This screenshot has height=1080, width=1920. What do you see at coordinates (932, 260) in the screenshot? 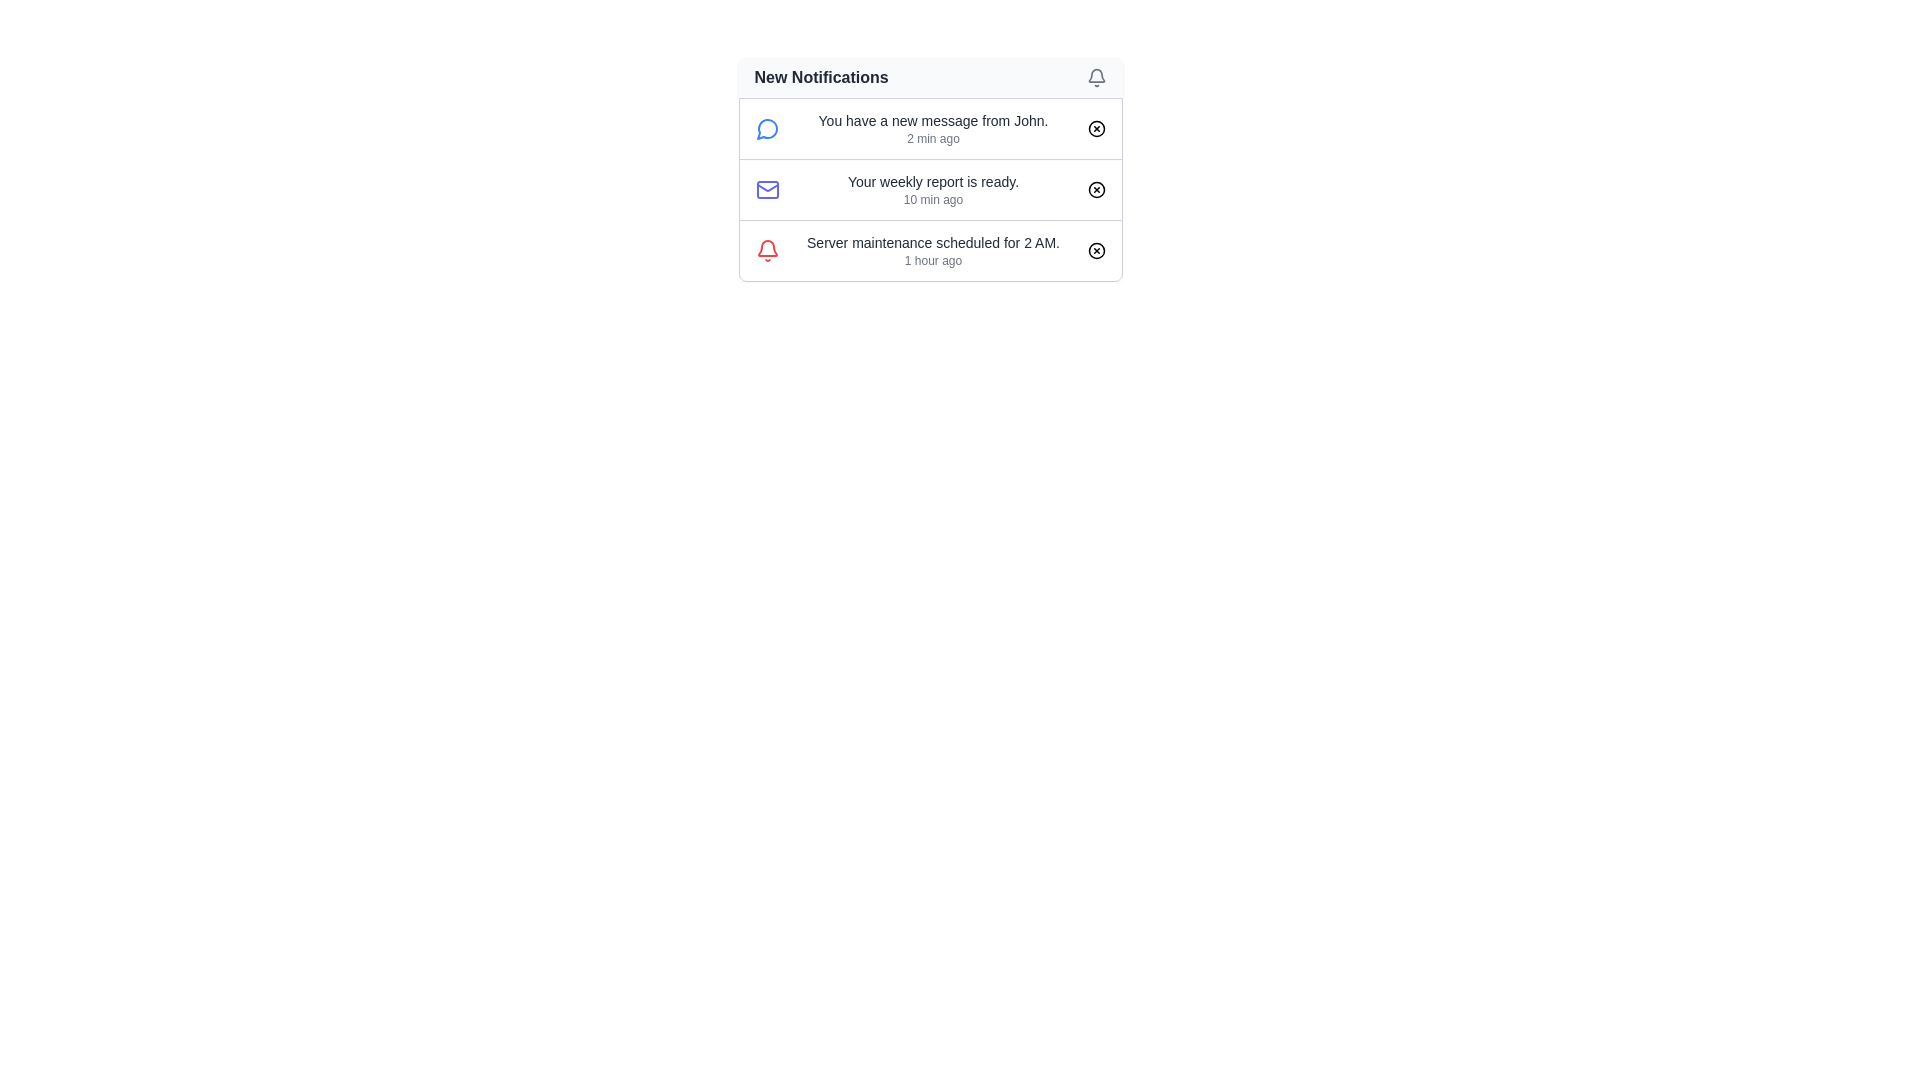
I see `the static text that displays the time elapsed since the last notification update, located below the 'Server maintenance scheduled for 2 AM.' text` at bounding box center [932, 260].